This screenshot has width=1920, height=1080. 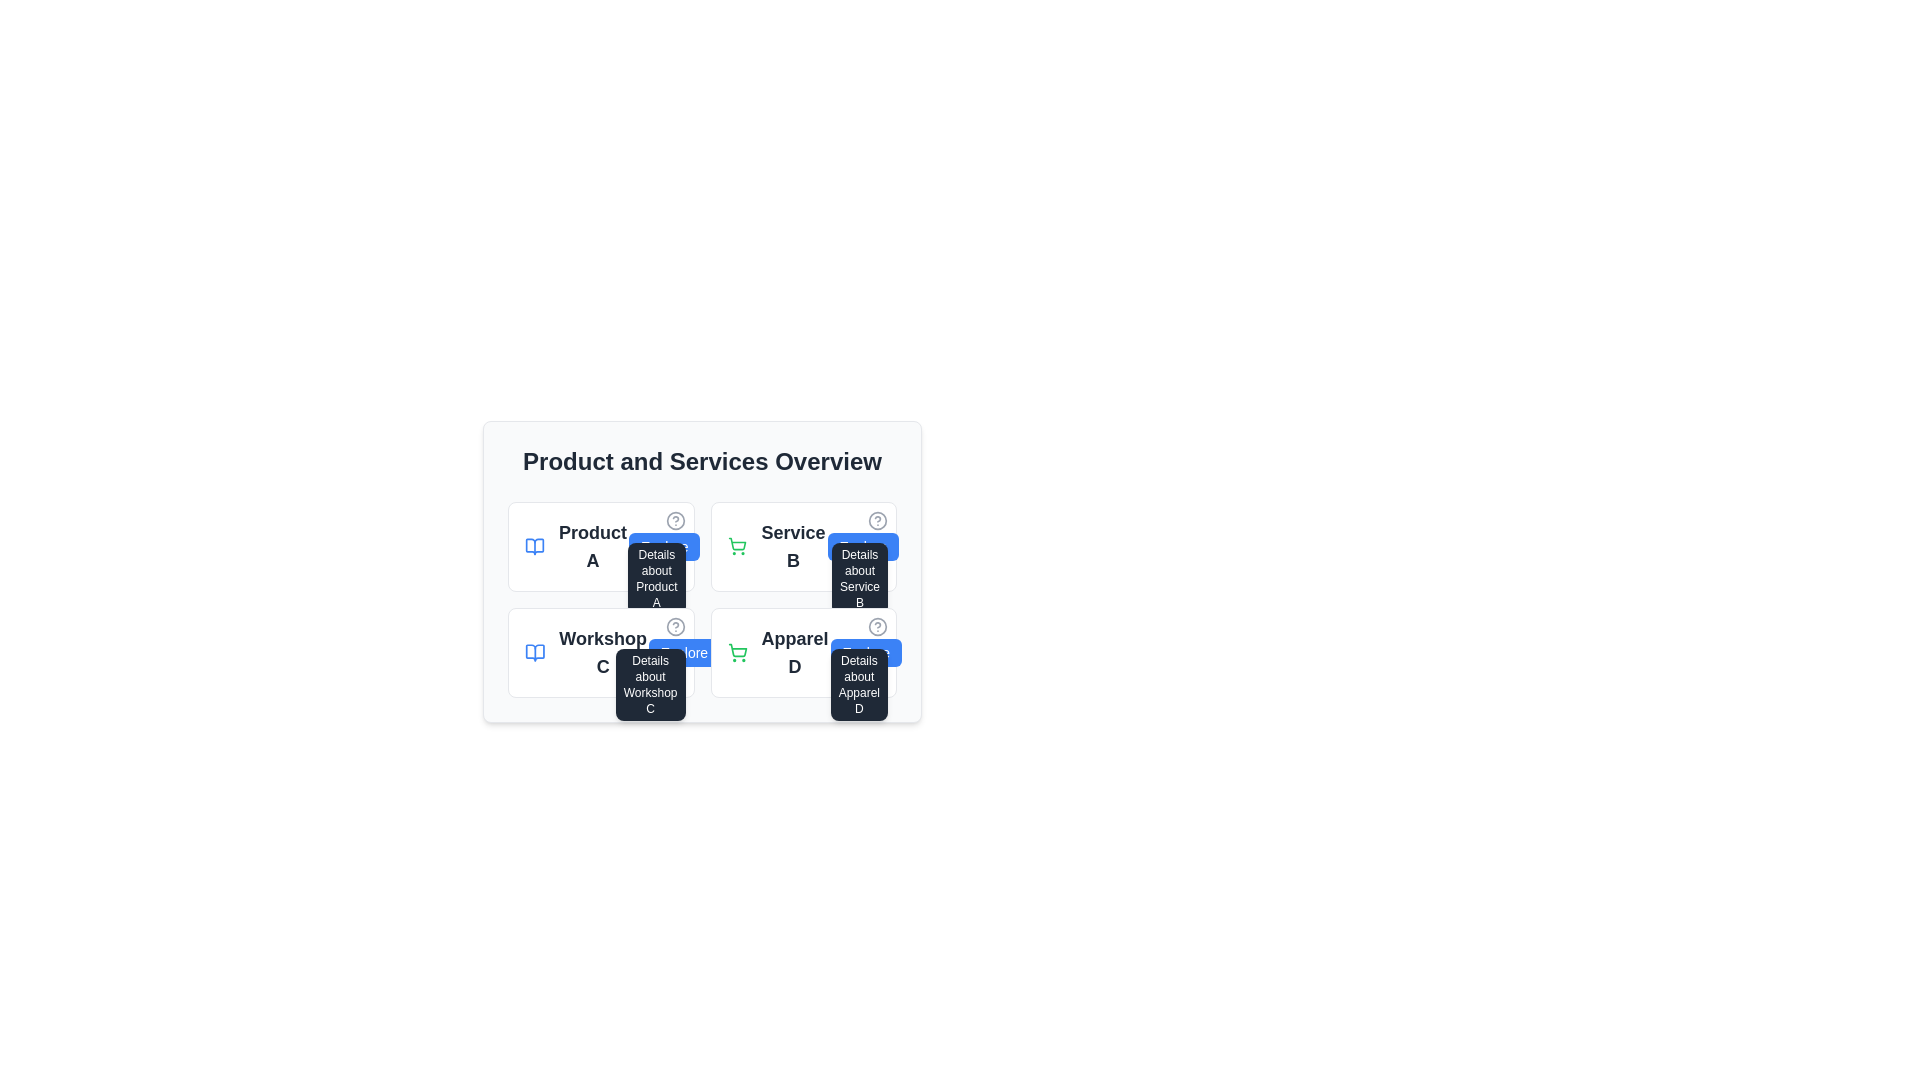 I want to click on the tooltip providing additional information about 'Service B', located adjacent to the top-right corner of the 'Service B' card in the 'Product and Services Overview' interface, so click(x=859, y=578).